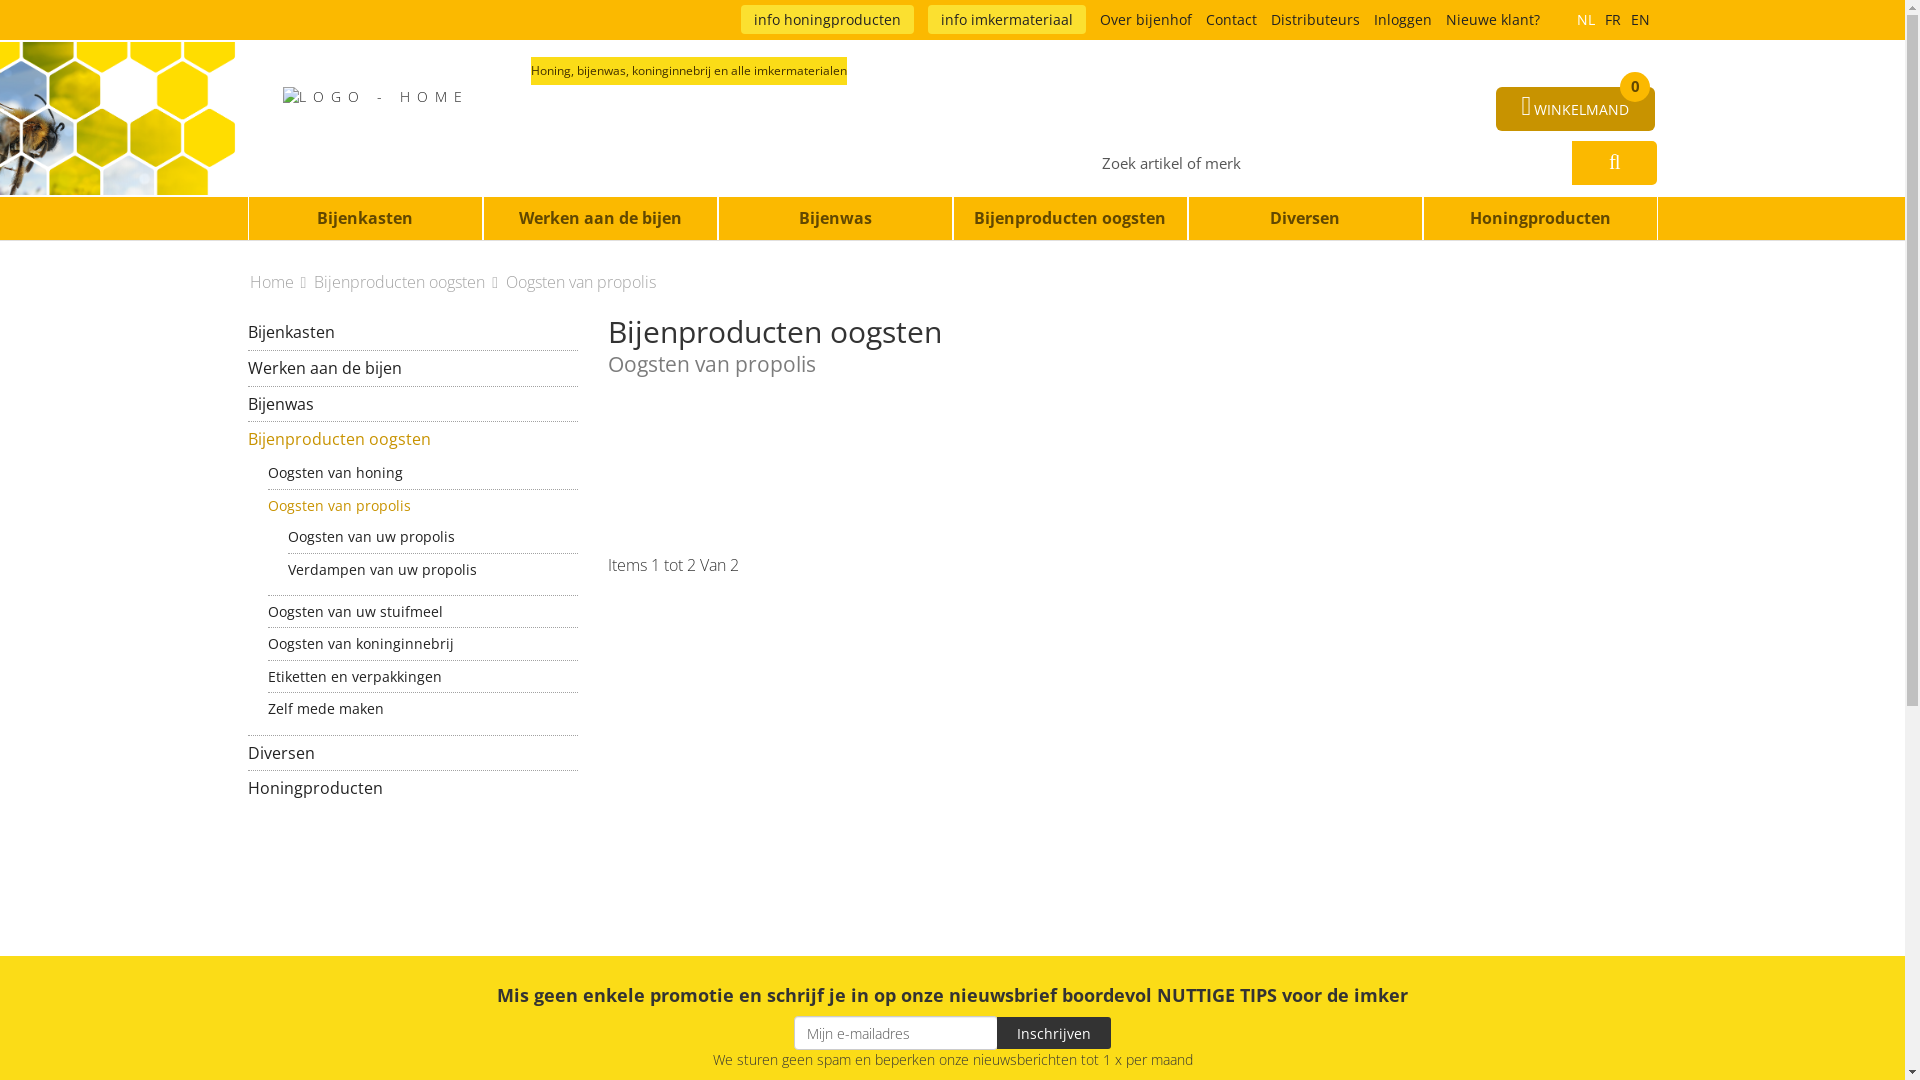 This screenshot has height=1080, width=1920. I want to click on 'FR', so click(1612, 20).